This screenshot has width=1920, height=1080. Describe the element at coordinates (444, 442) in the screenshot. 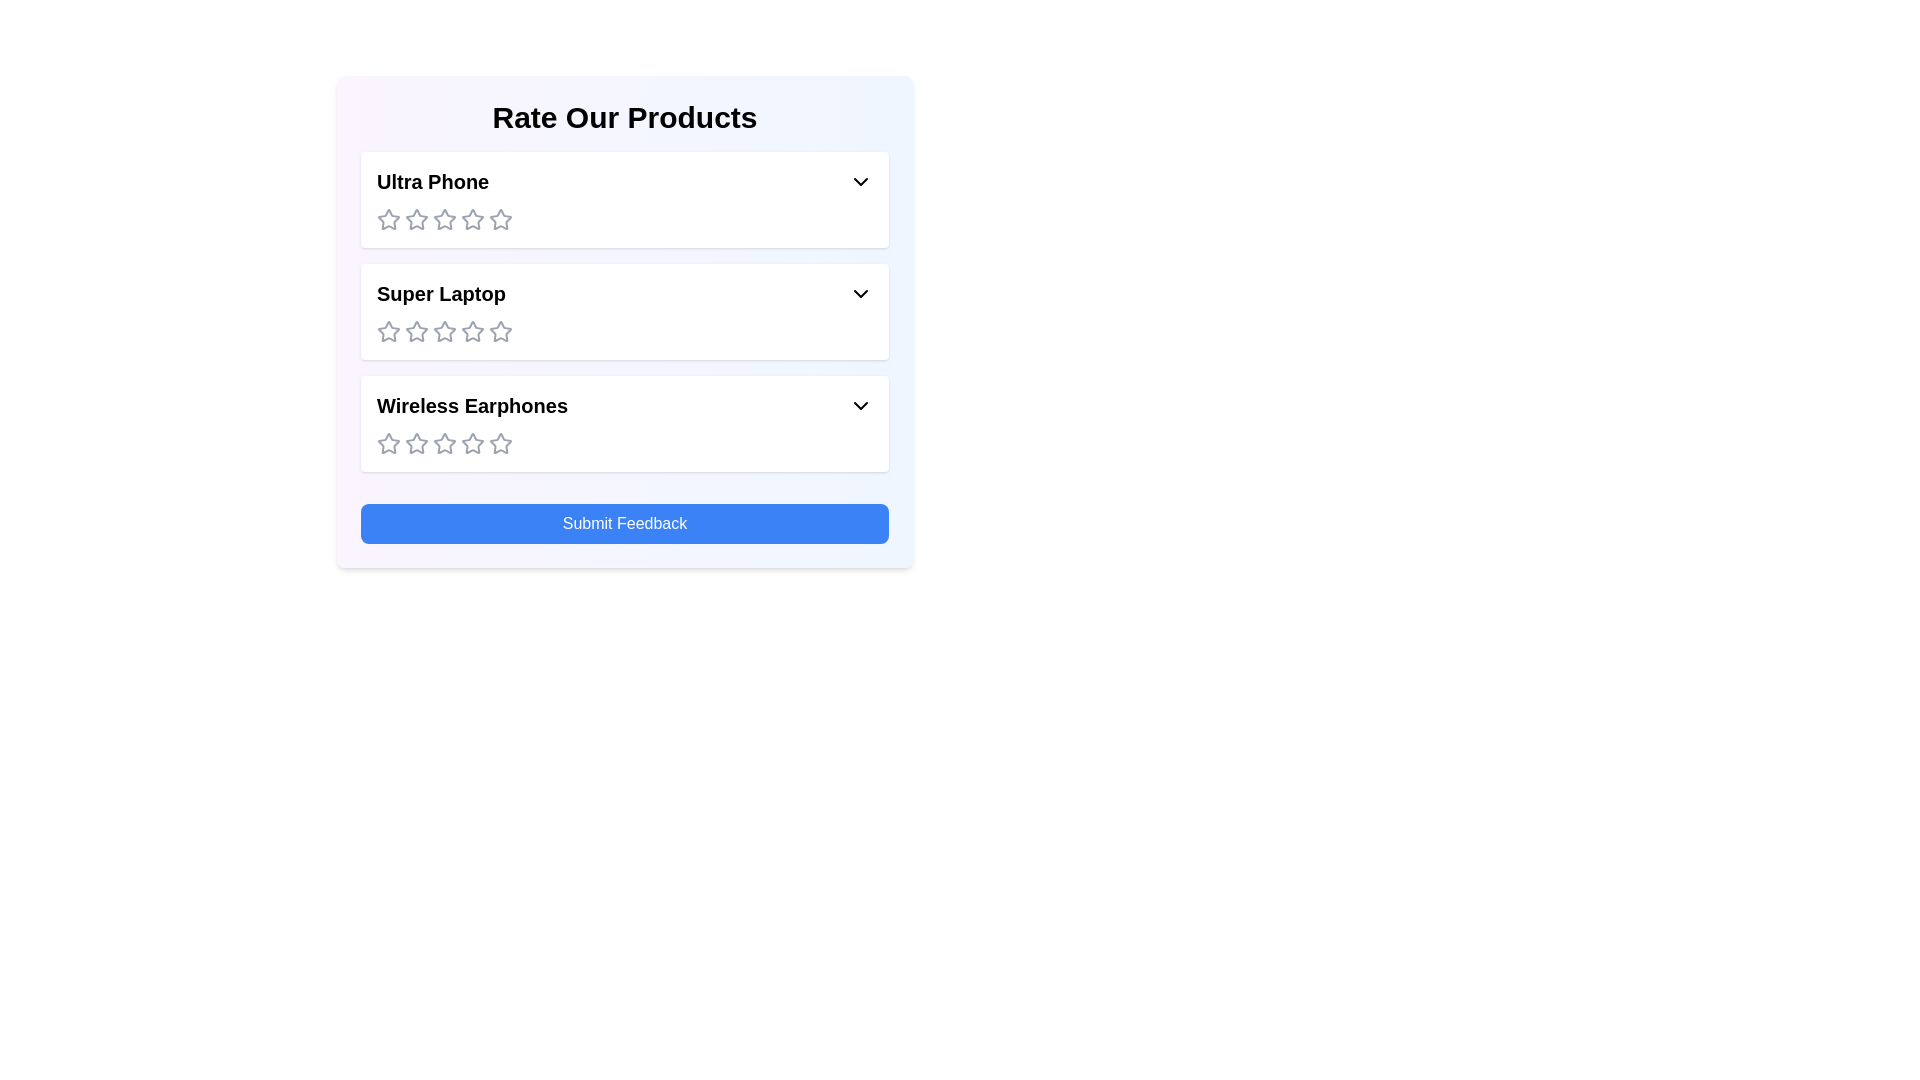

I see `the rating for the product 'Wireless Earphones' to 3 stars` at that location.